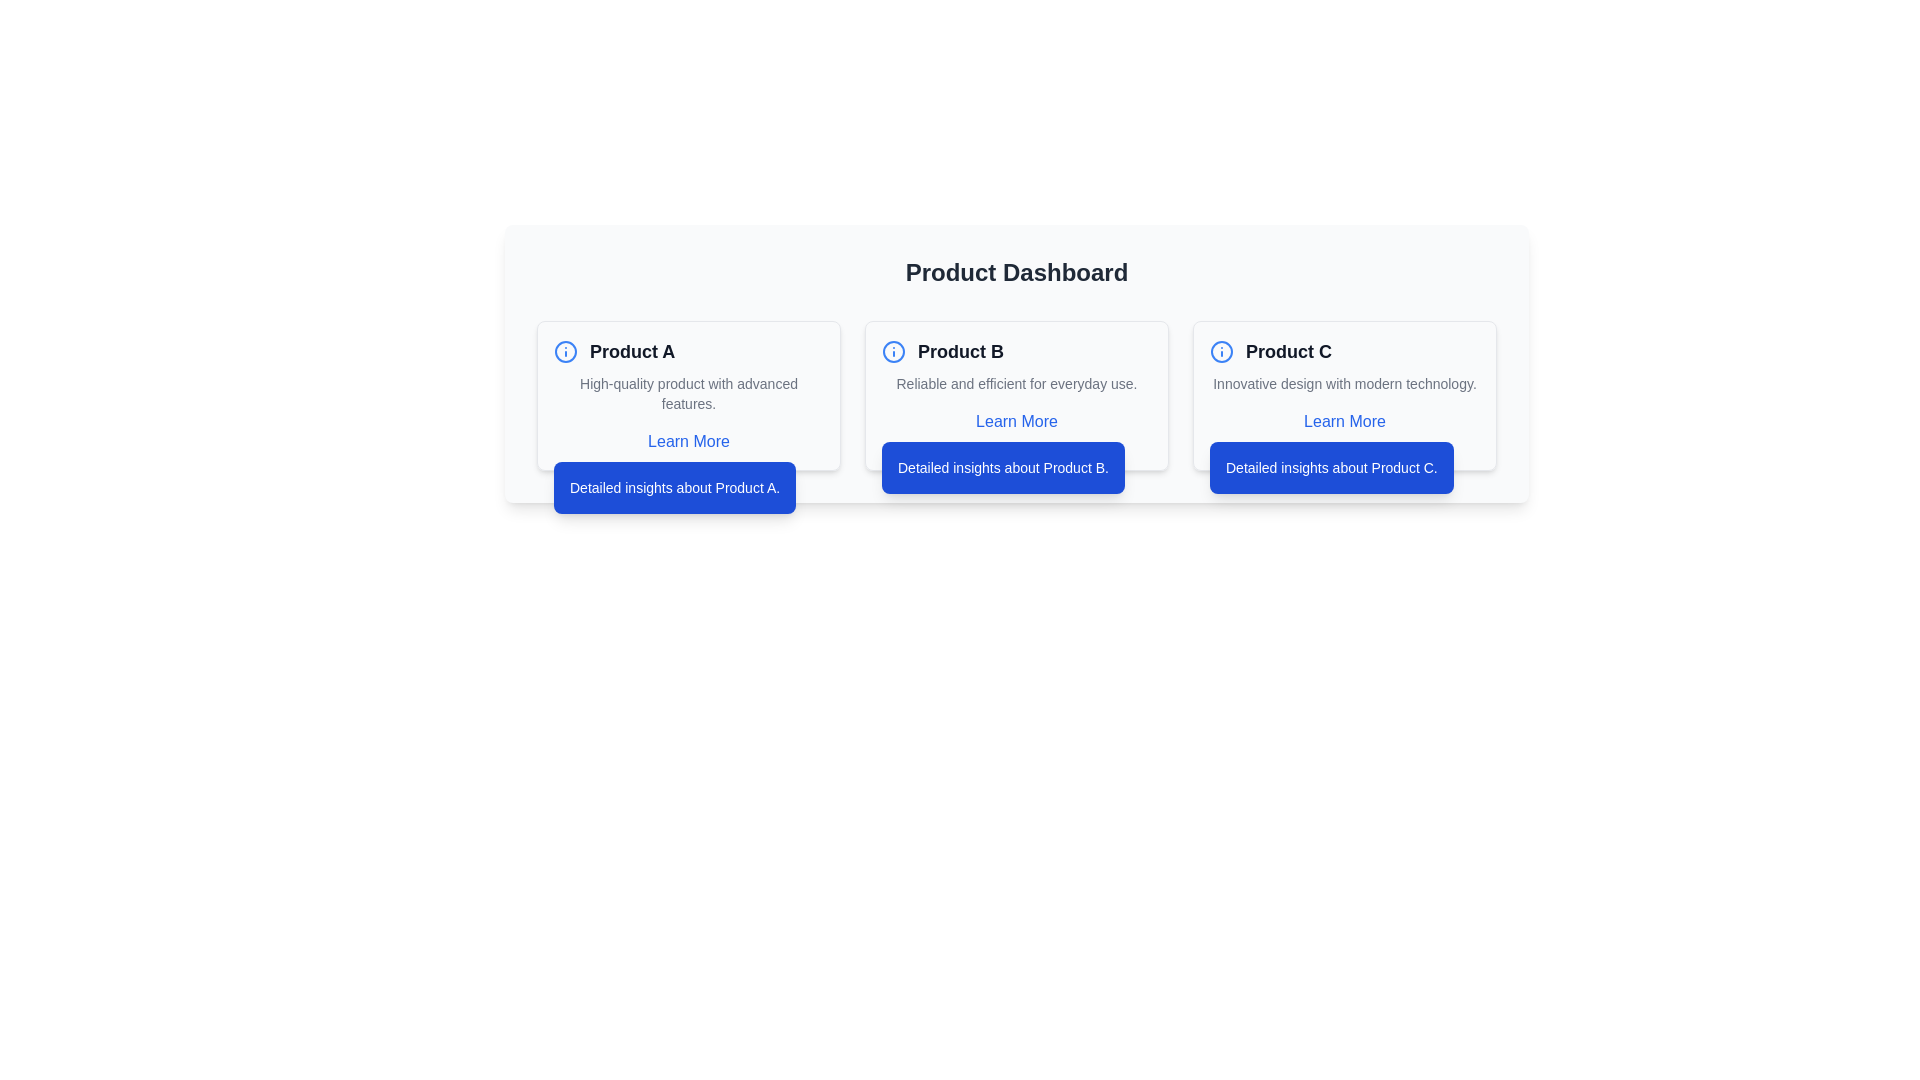 The height and width of the screenshot is (1080, 1920). Describe the element at coordinates (1344, 420) in the screenshot. I see `the 'Learn More' hyperlink located below the description of 'Product C' in the Product Dashboard` at that location.